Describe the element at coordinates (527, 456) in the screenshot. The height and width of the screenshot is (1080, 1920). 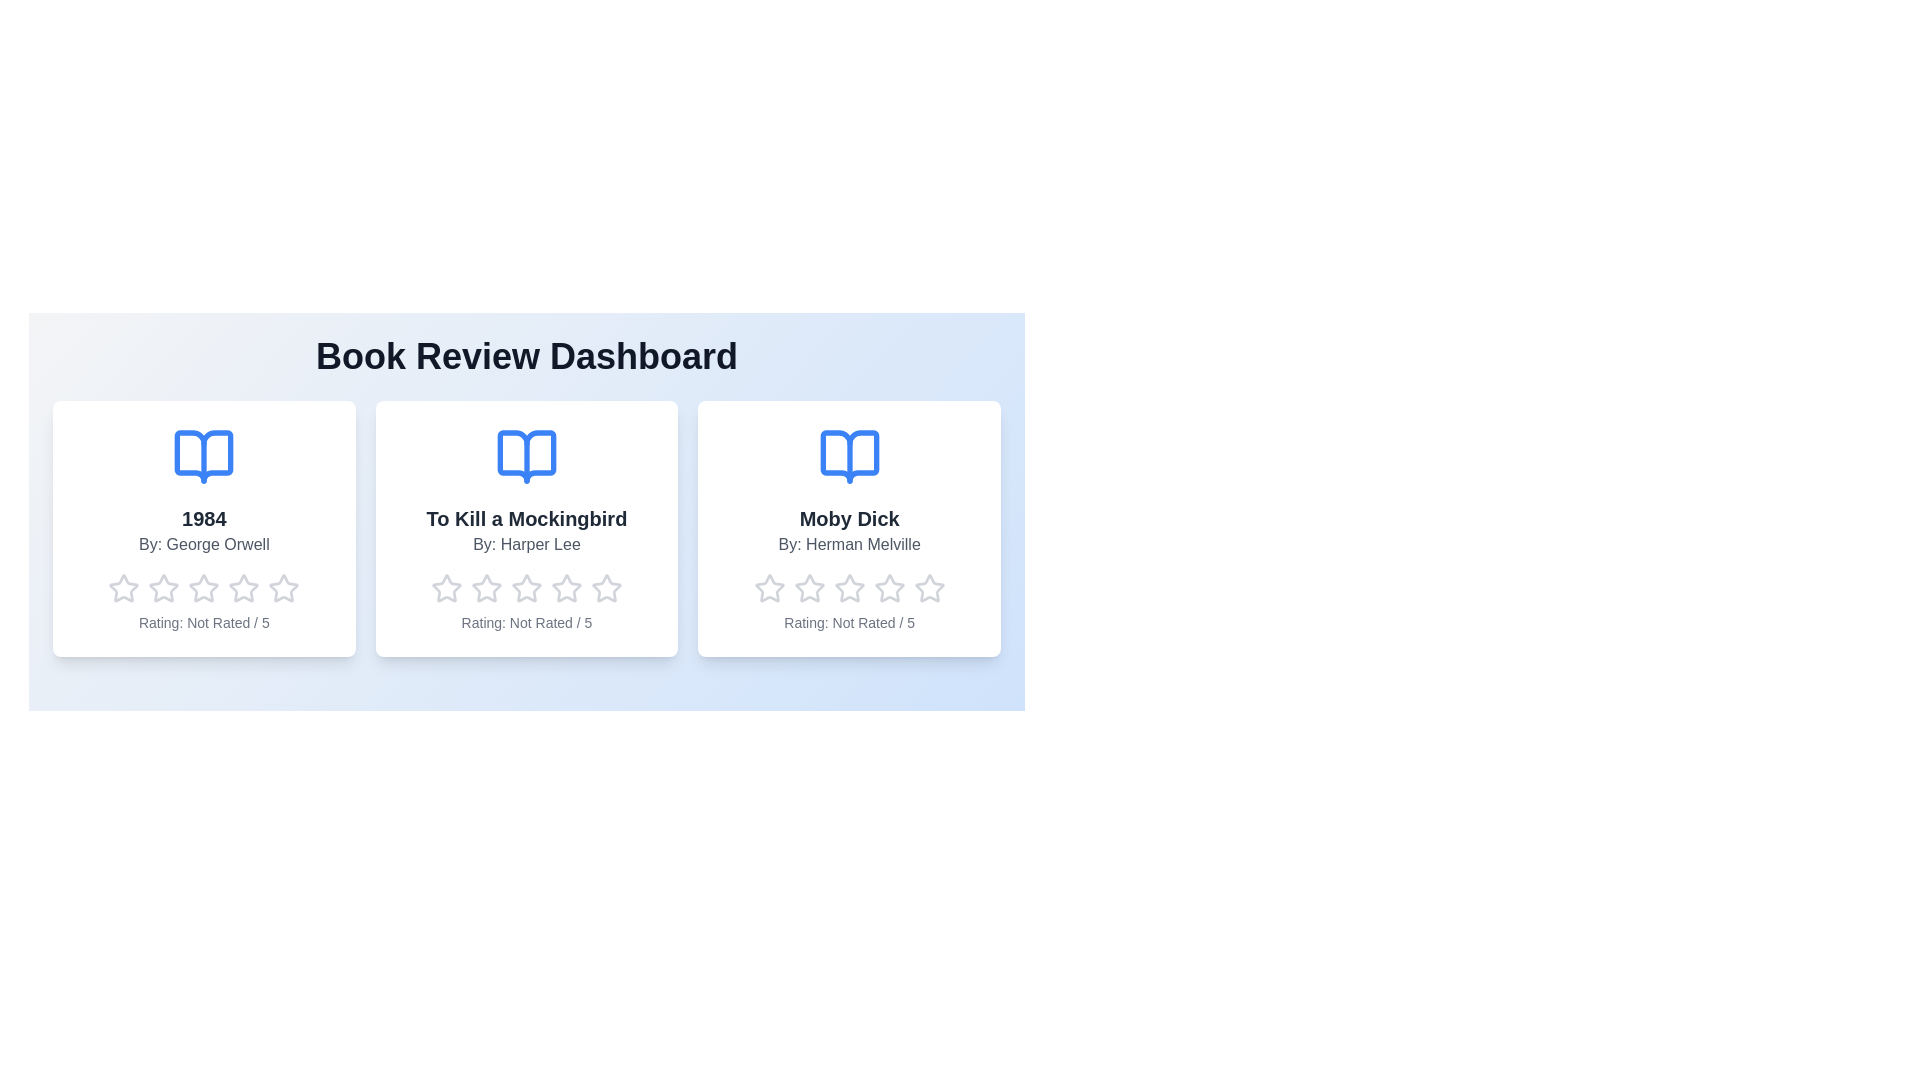
I see `the book icon for To Kill a Mockingbird` at that location.